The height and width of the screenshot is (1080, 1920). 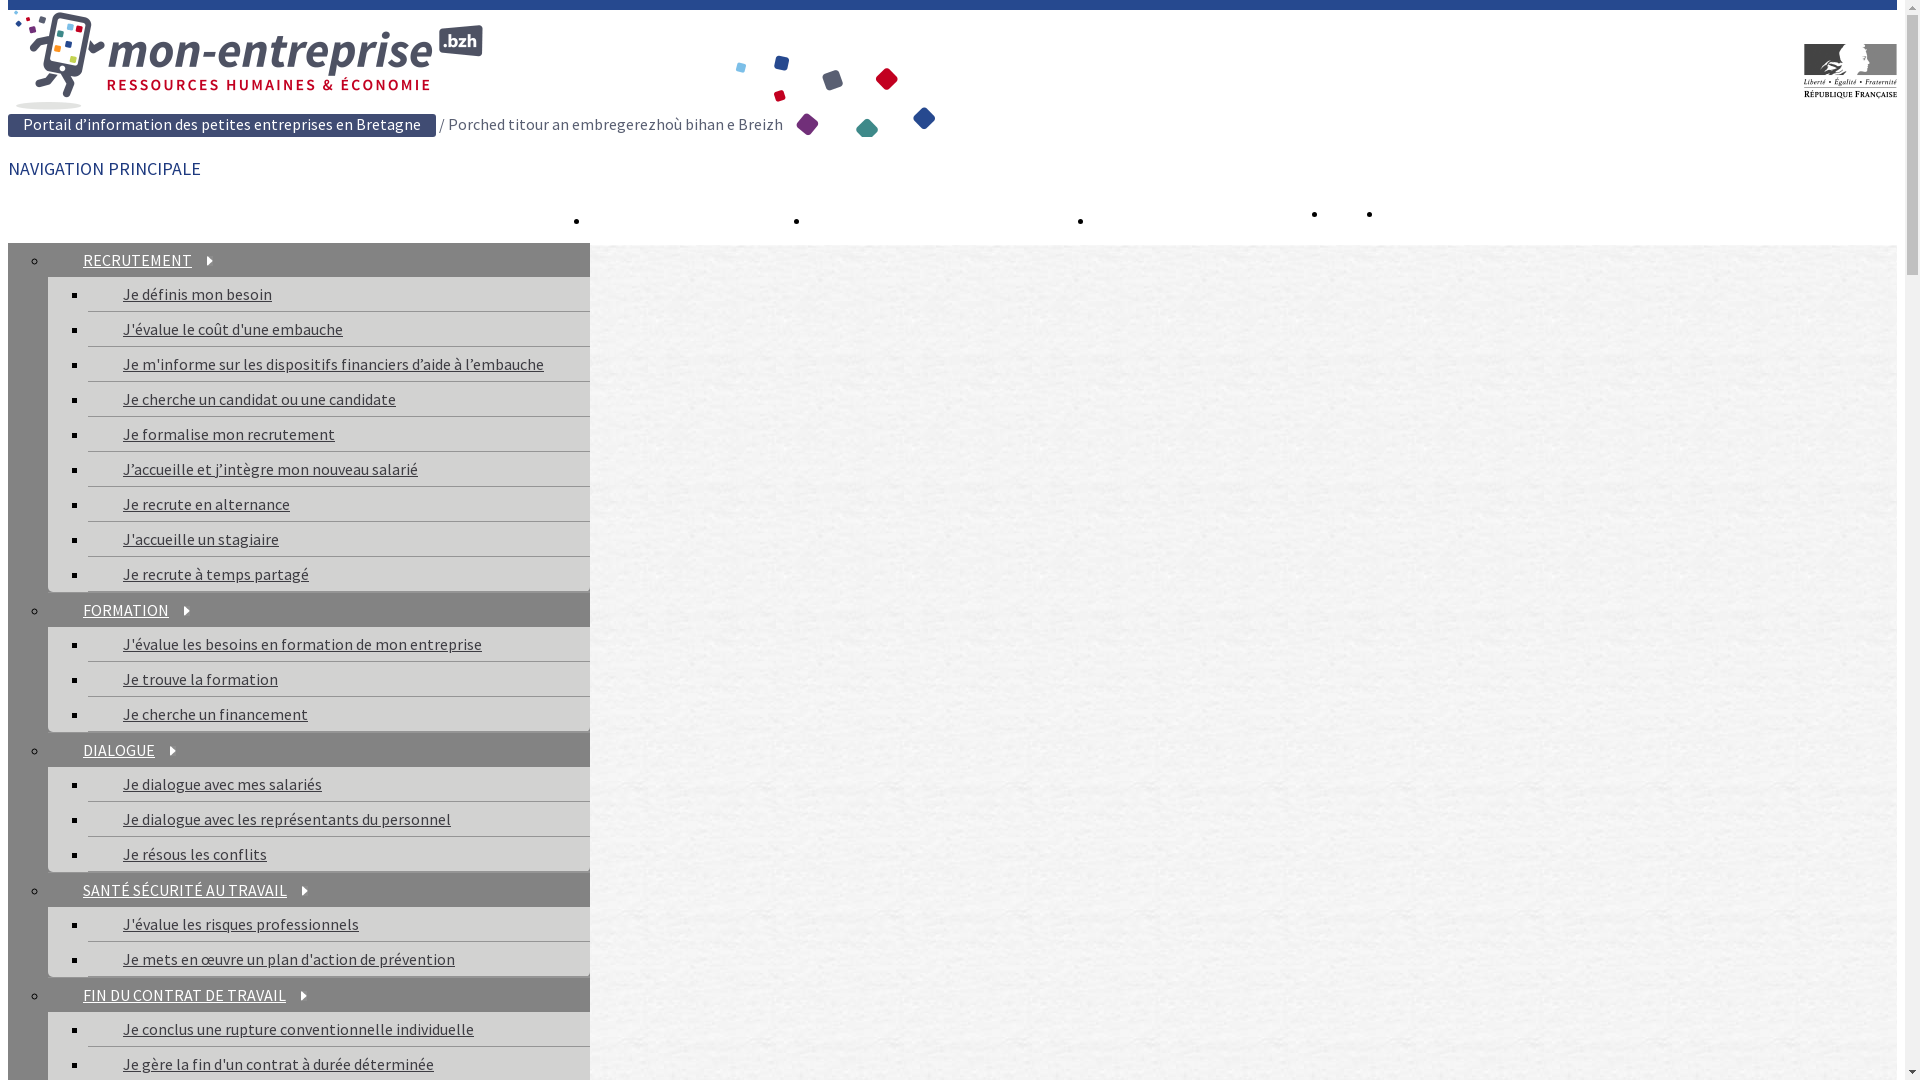 I want to click on 'Je cherche un financement', so click(x=215, y=712).